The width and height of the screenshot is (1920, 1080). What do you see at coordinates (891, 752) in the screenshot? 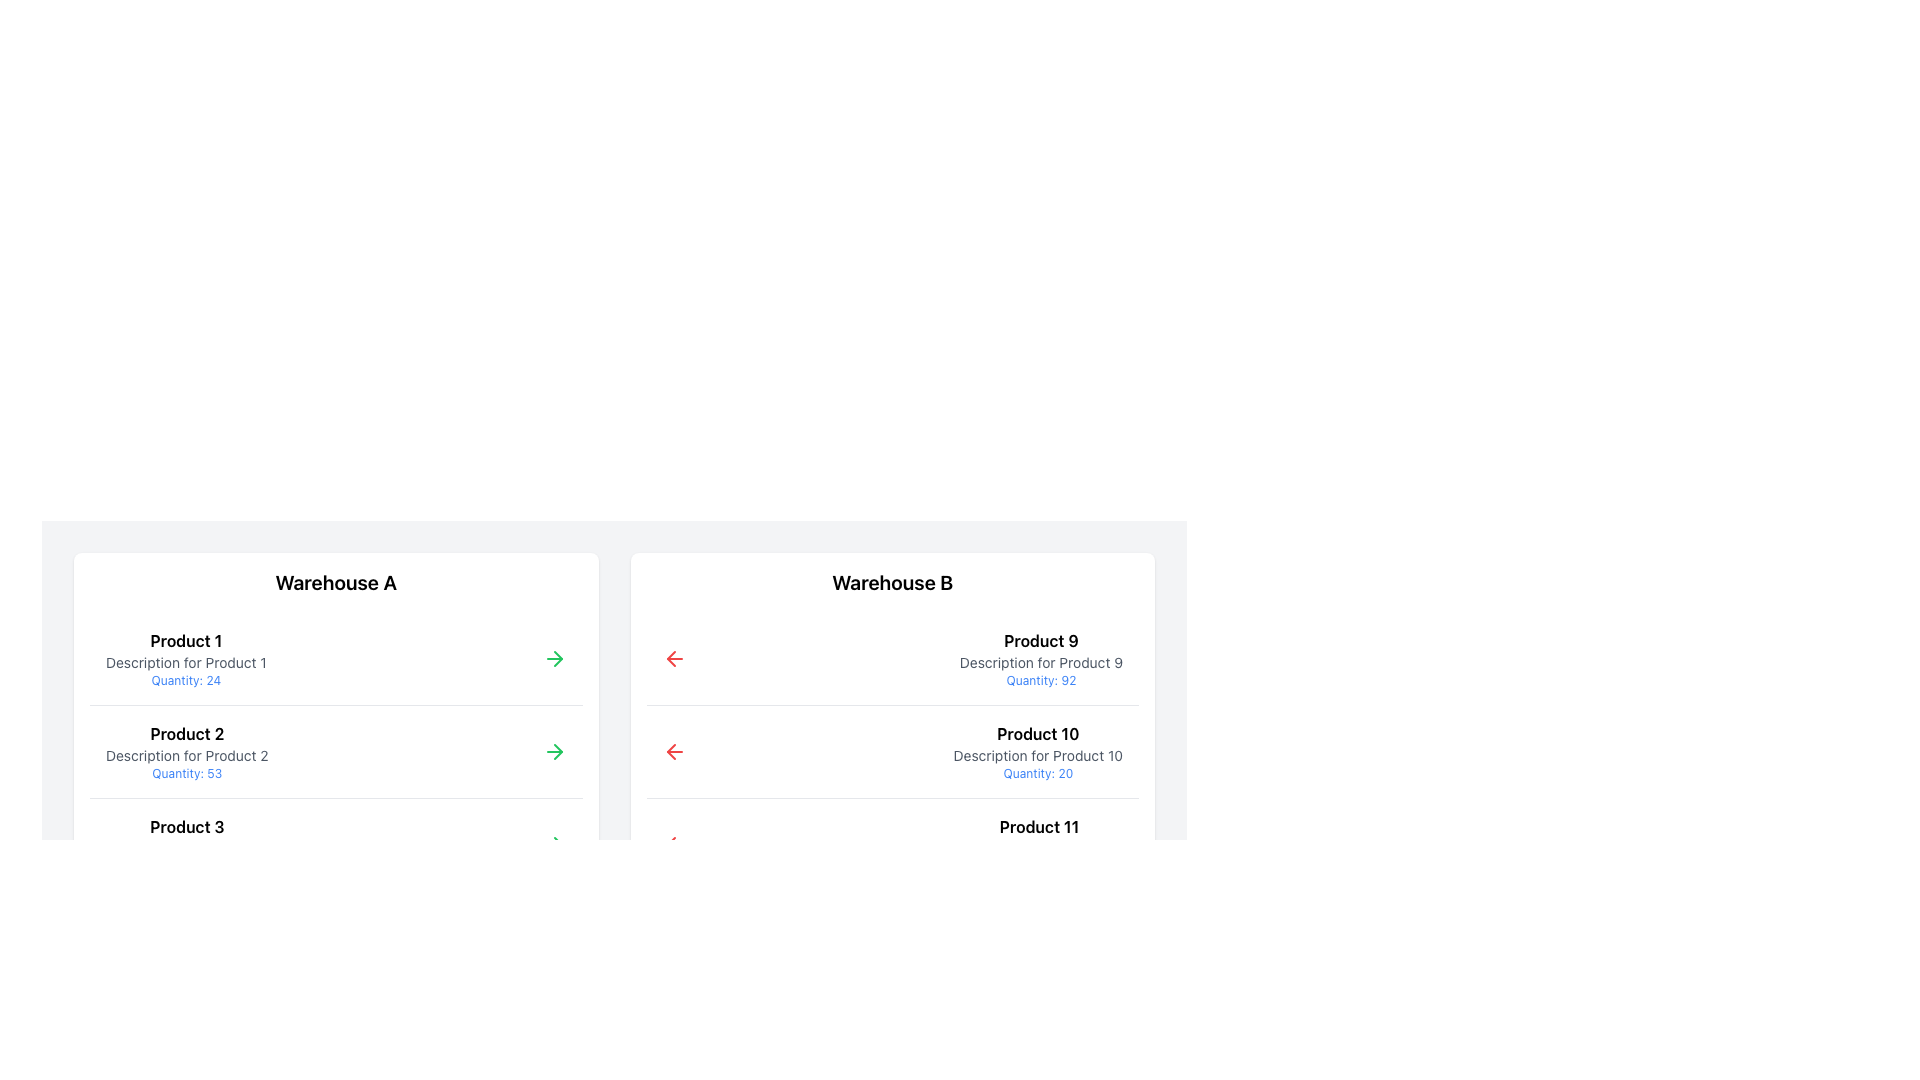
I see `the List item containing 'Product 10', which is positioned on the second row under 'Warehouse B', featuring a red arrow icon and text elements including 'Quantity: 20'` at bounding box center [891, 752].